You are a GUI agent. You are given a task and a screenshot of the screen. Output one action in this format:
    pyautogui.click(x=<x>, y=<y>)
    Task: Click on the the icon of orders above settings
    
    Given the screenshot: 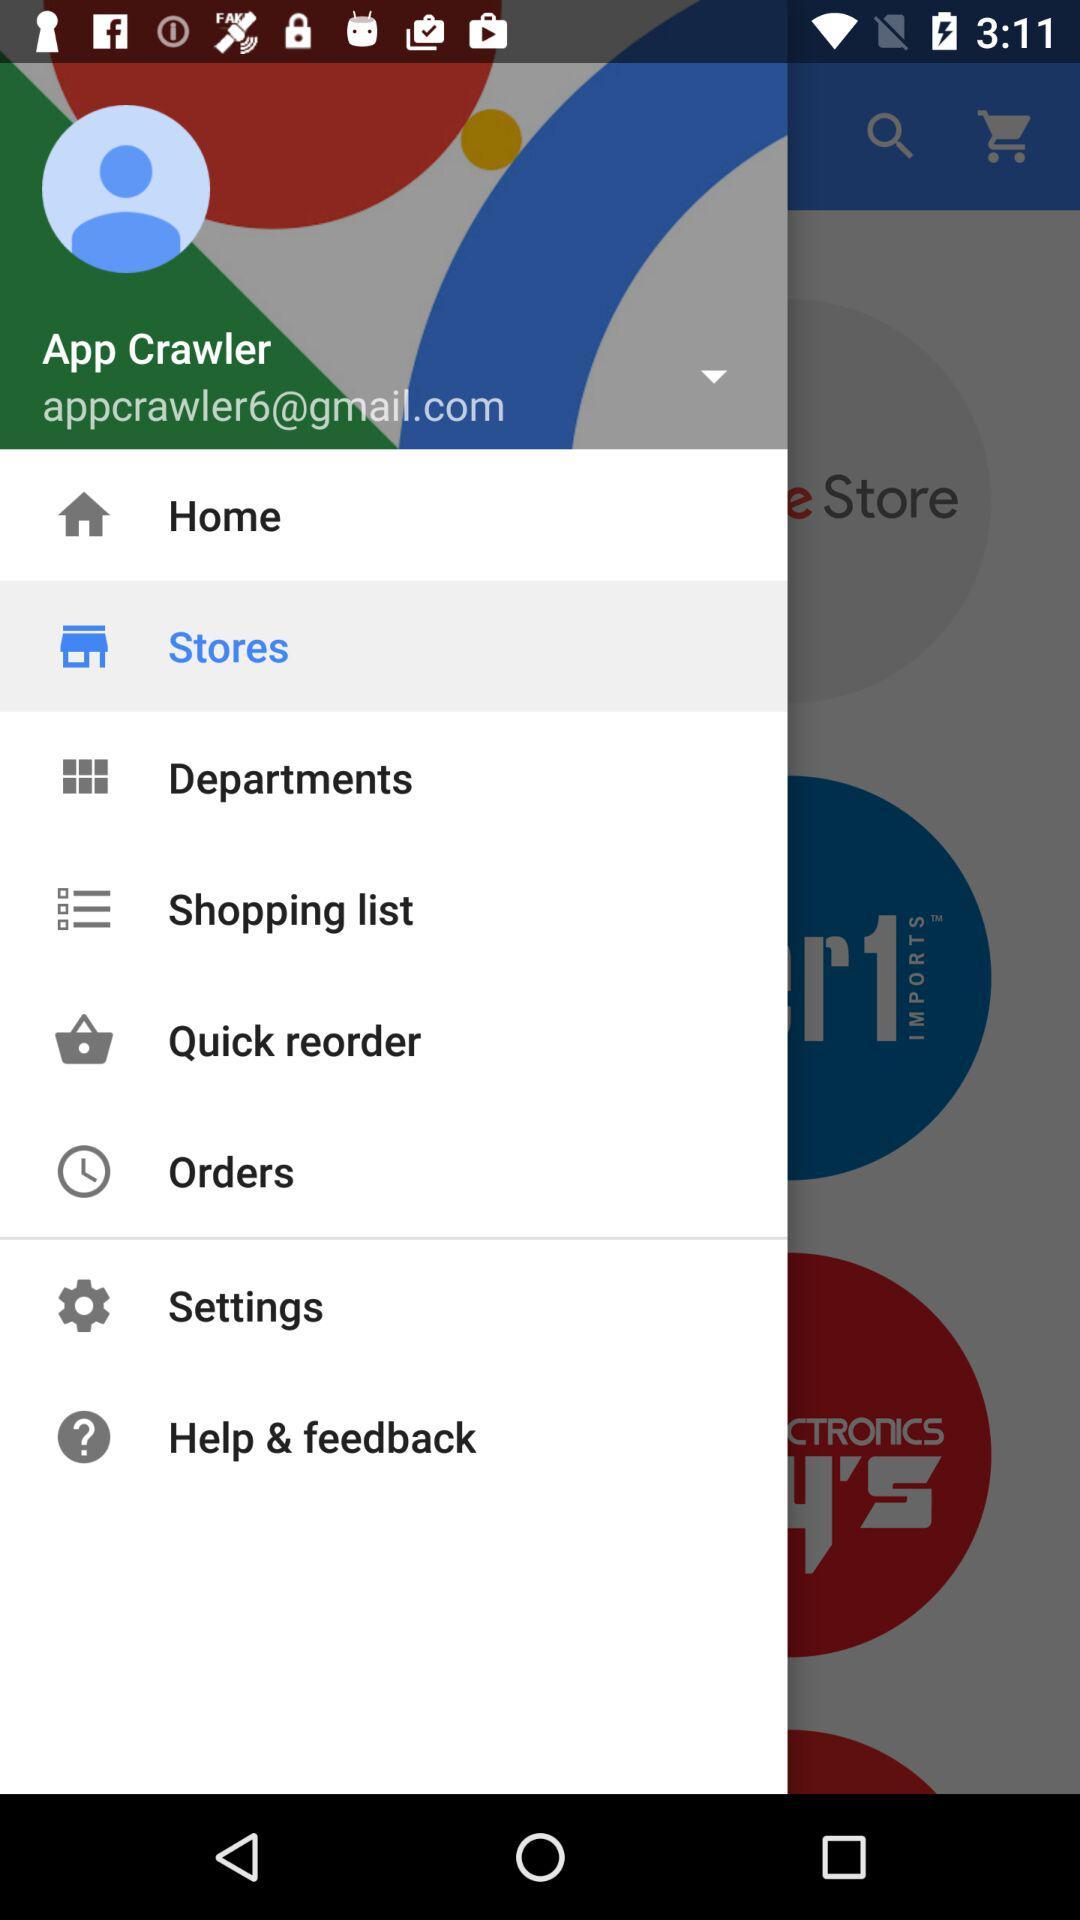 What is the action you would take?
    pyautogui.click(x=83, y=1171)
    